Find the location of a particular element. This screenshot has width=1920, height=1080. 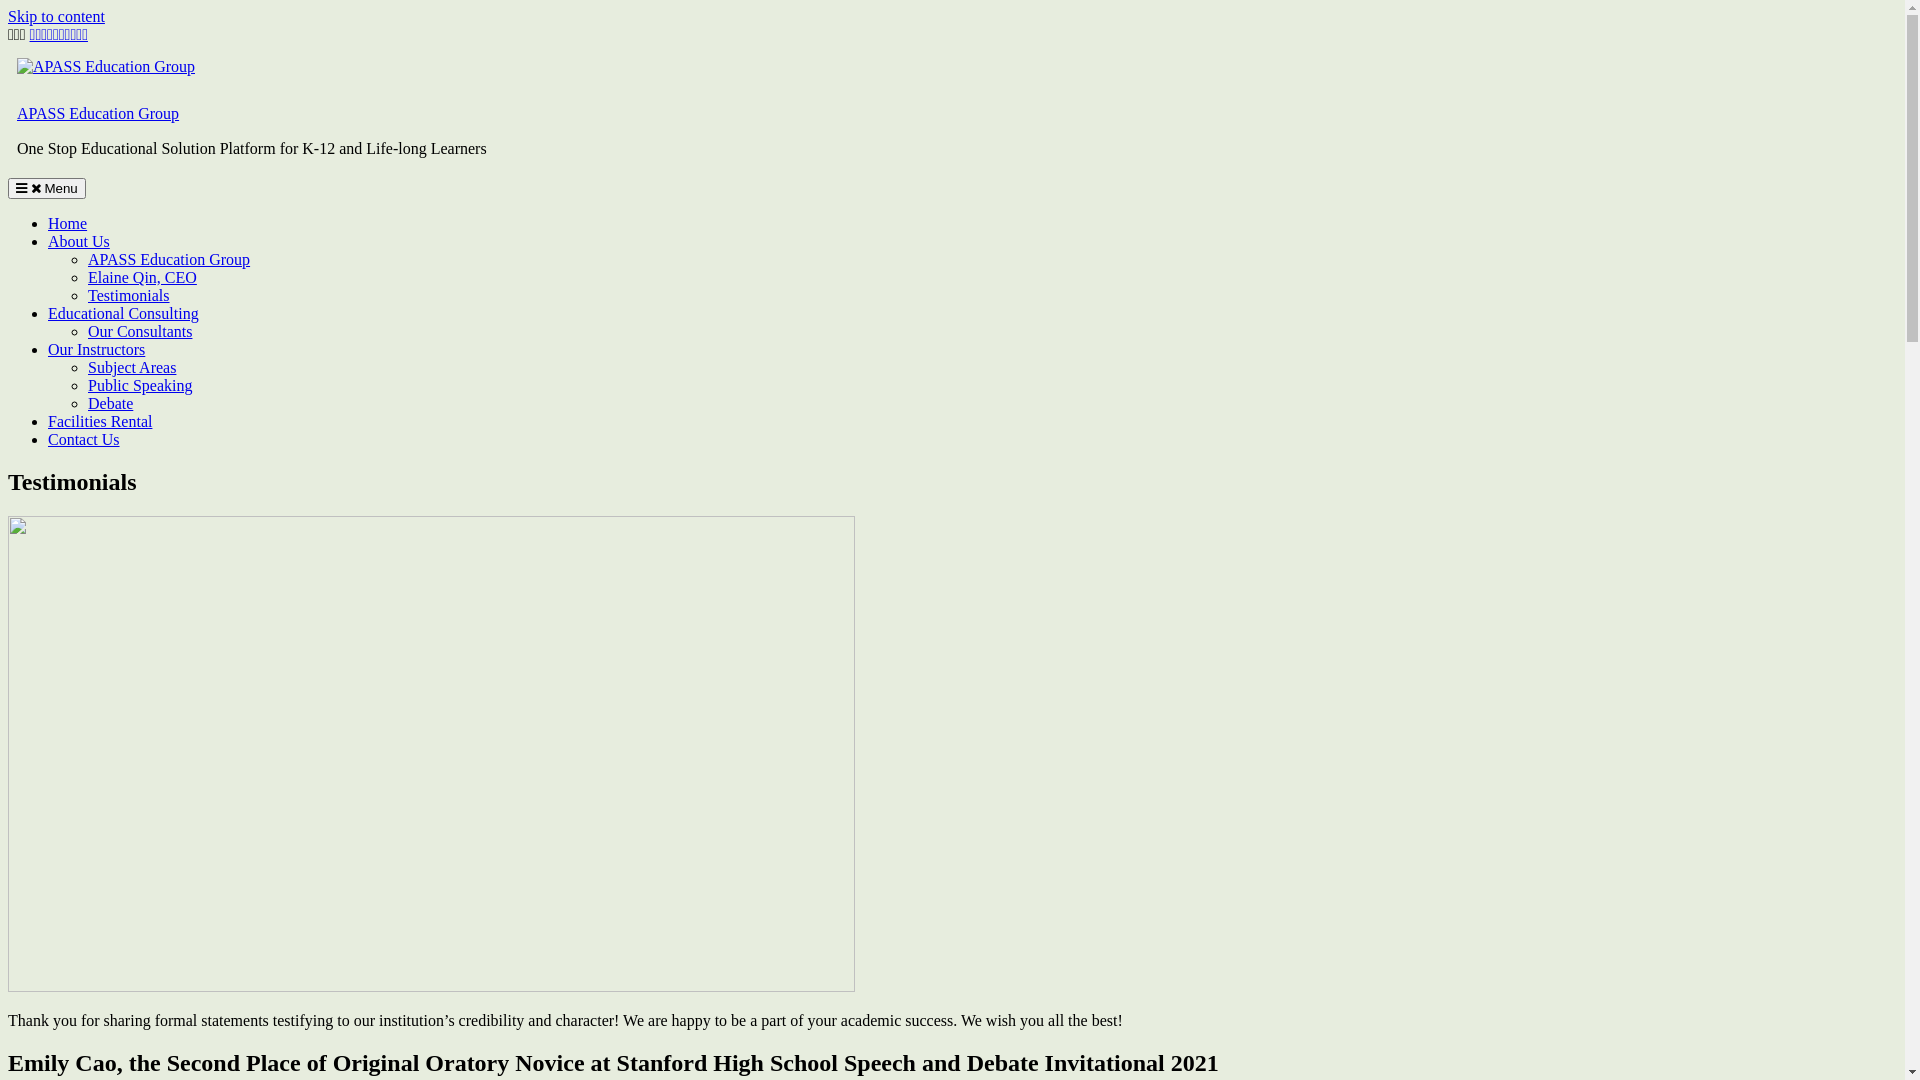

'Contact Us' is located at coordinates (82, 438).